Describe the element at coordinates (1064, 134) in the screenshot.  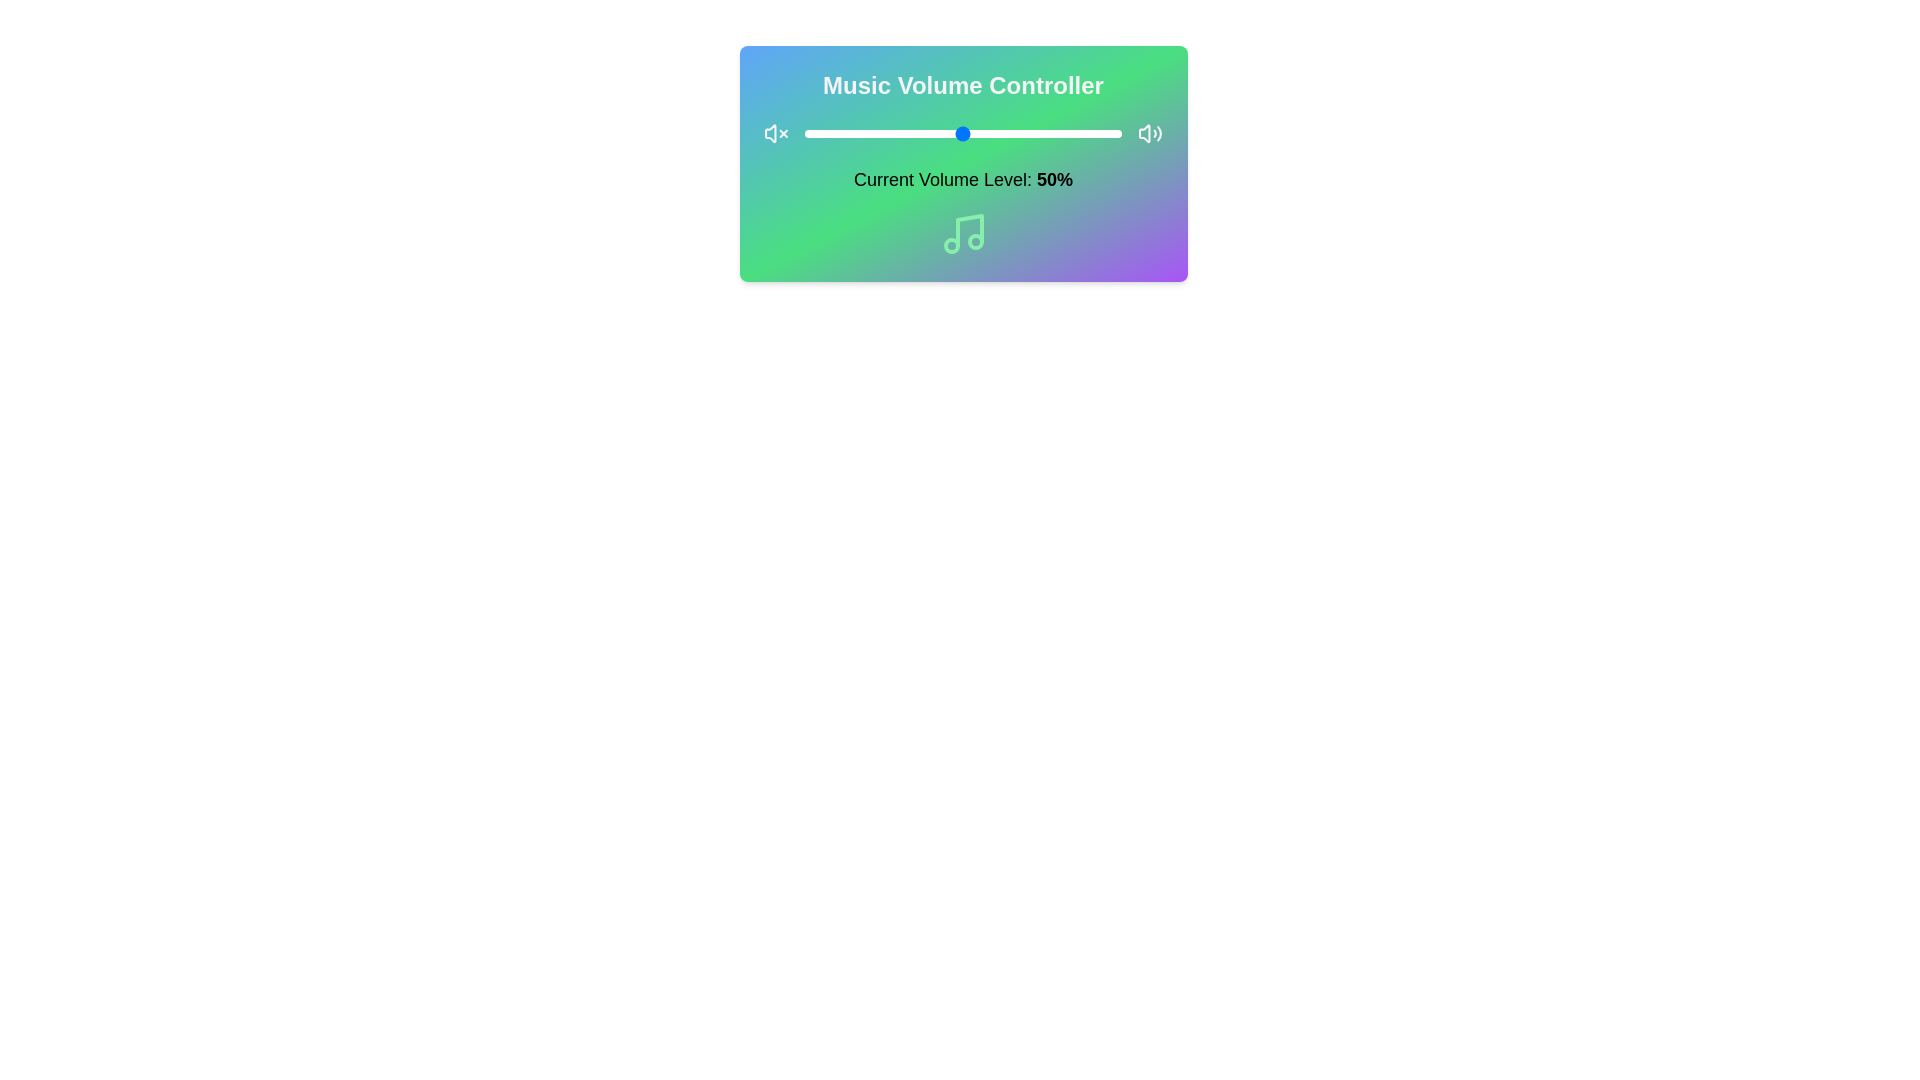
I see `the volume slider to 82%` at that location.